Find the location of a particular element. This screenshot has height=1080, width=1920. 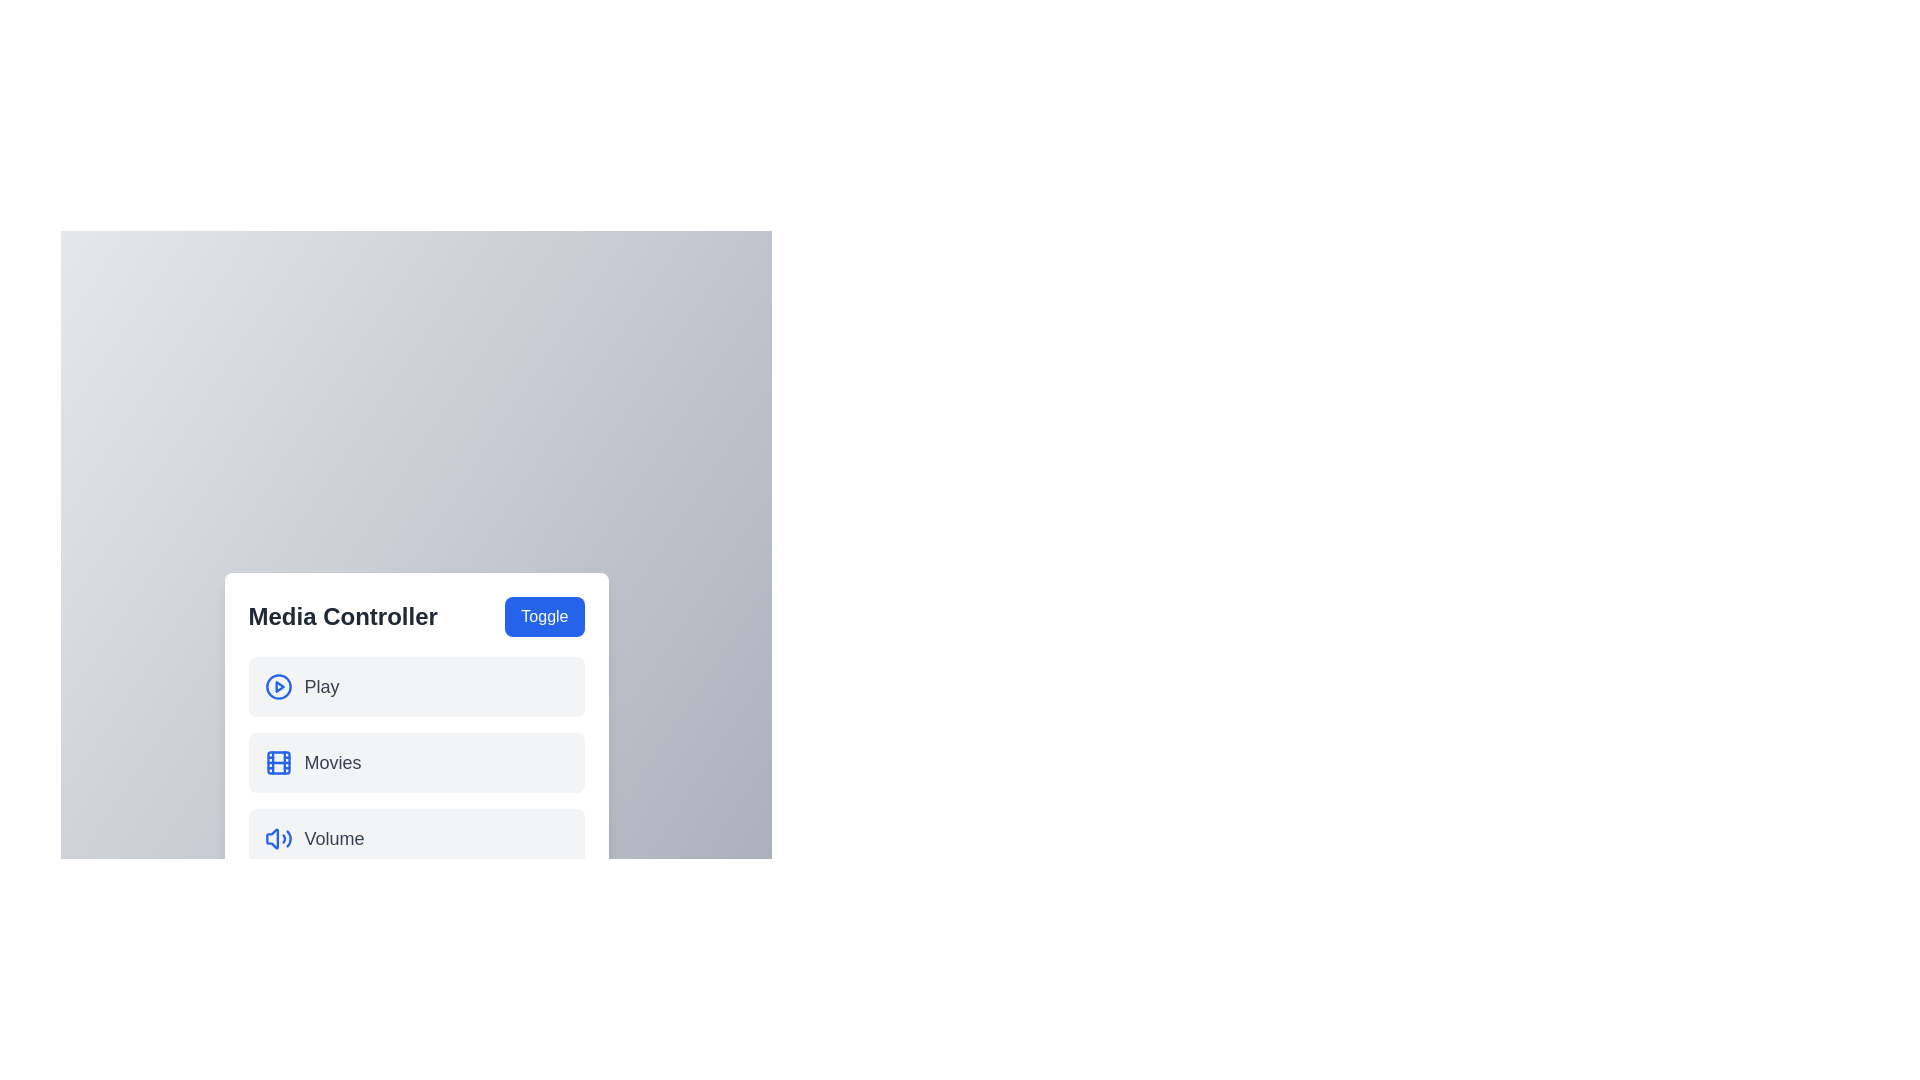

the icon corresponding to the Movies menu item is located at coordinates (277, 763).